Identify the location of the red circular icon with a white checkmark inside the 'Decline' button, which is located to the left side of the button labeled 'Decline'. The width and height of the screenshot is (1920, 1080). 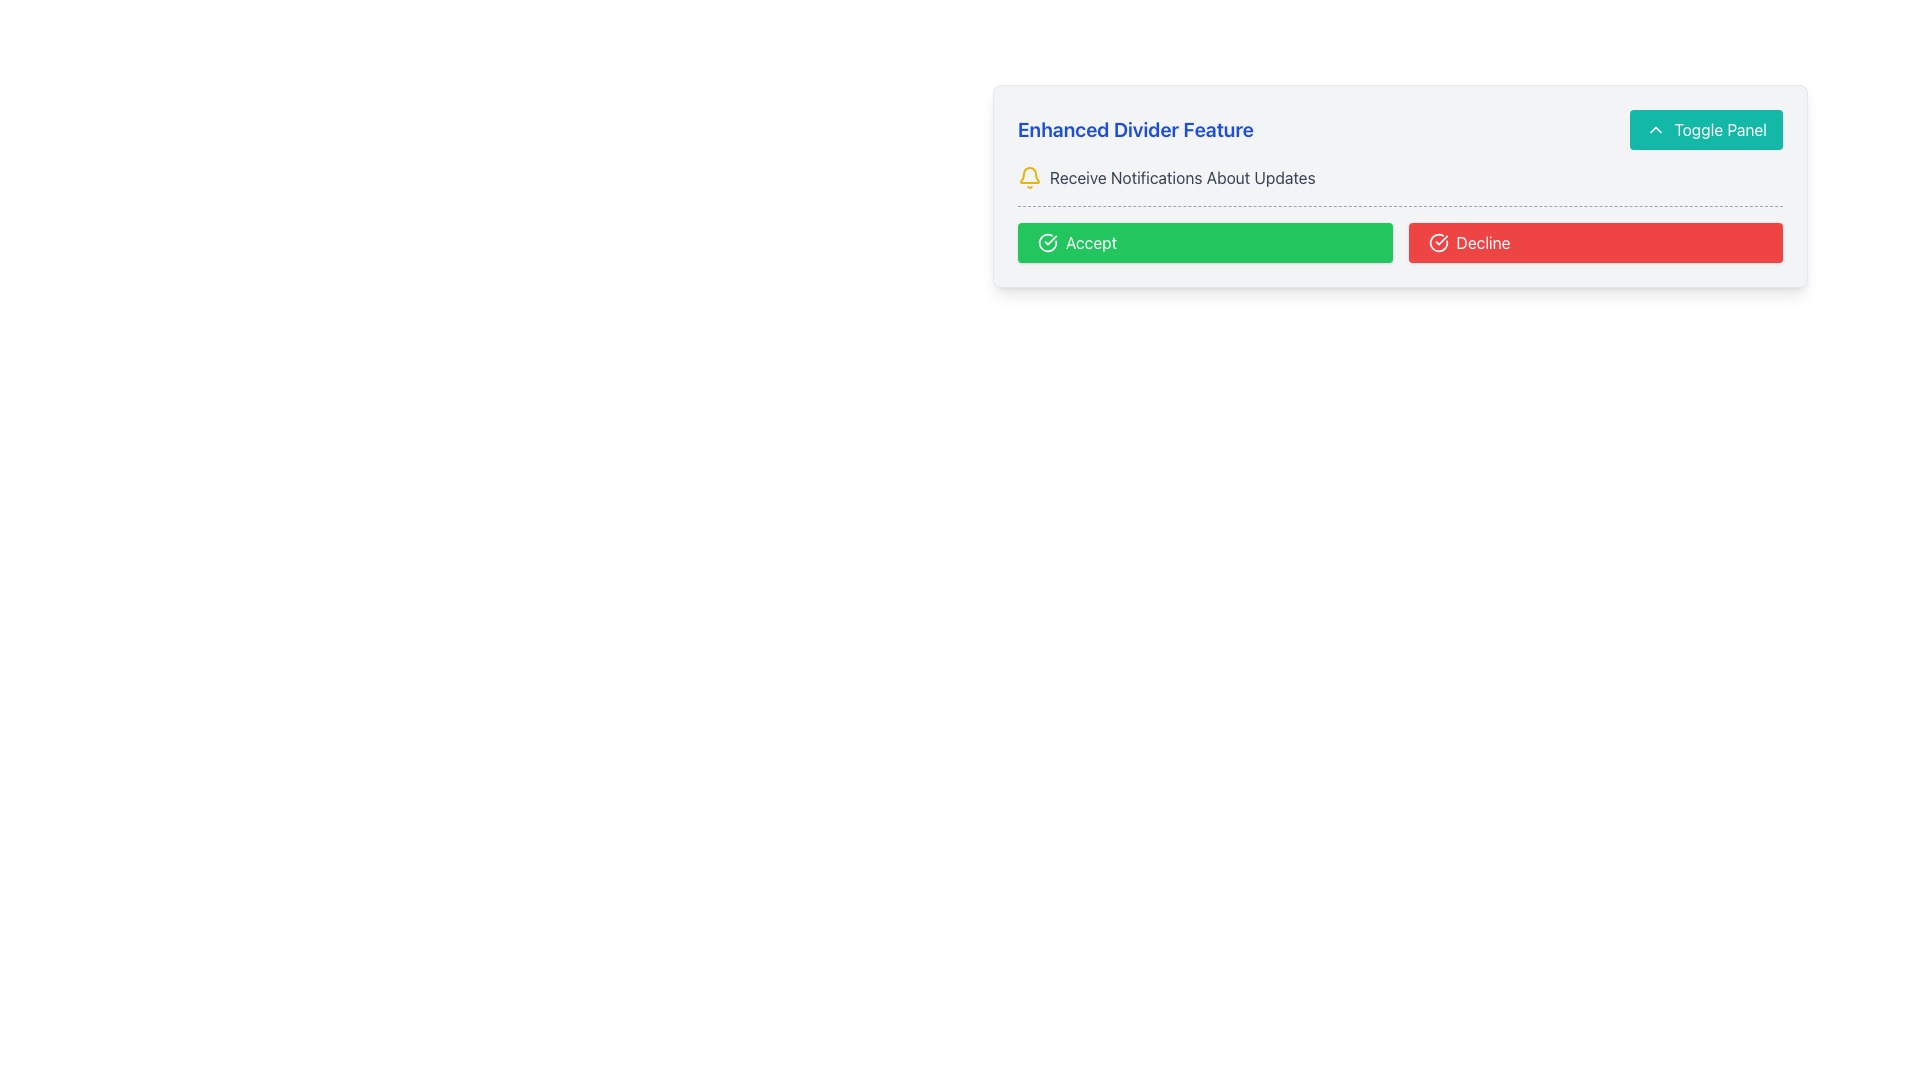
(1437, 242).